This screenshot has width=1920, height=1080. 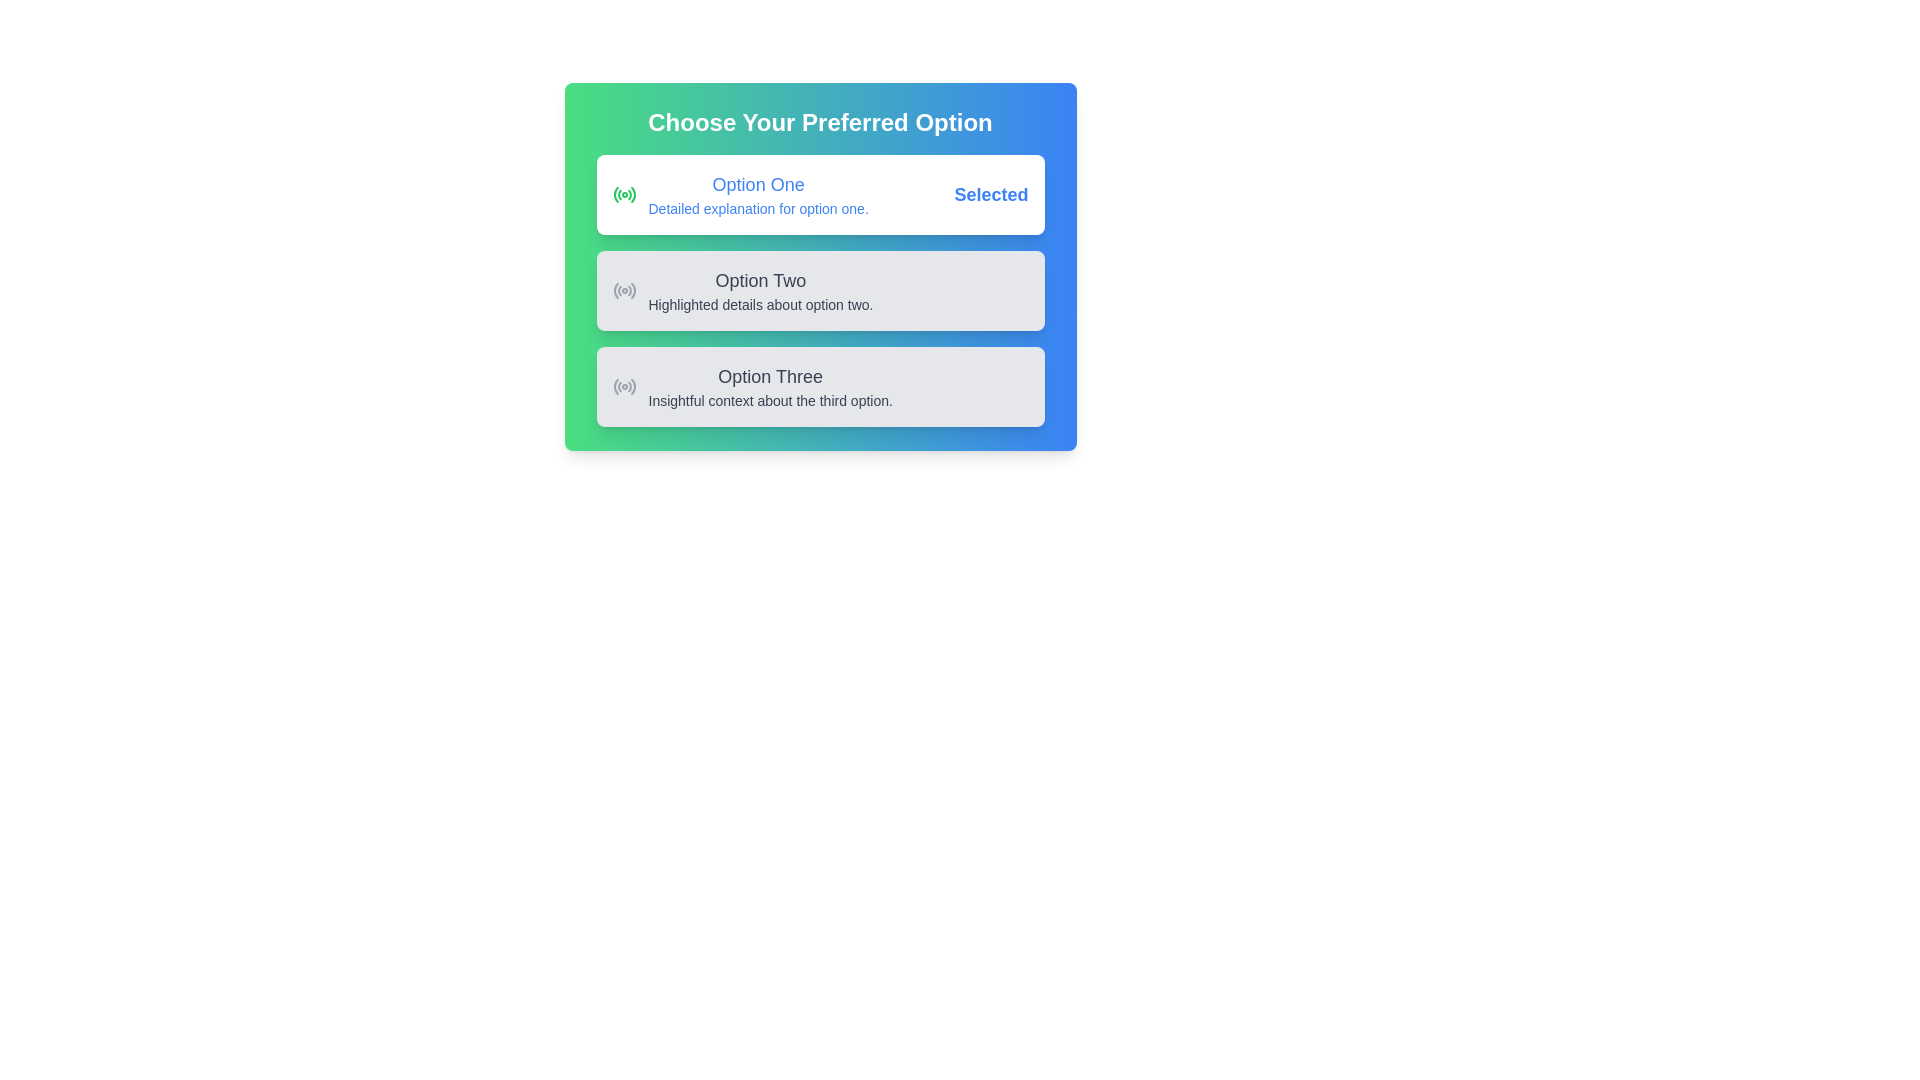 What do you see at coordinates (623, 195) in the screenshot?
I see `the selection indicator icon located to the left of the 'Option One' text in the first option card, which visually indicates the currently selected option` at bounding box center [623, 195].